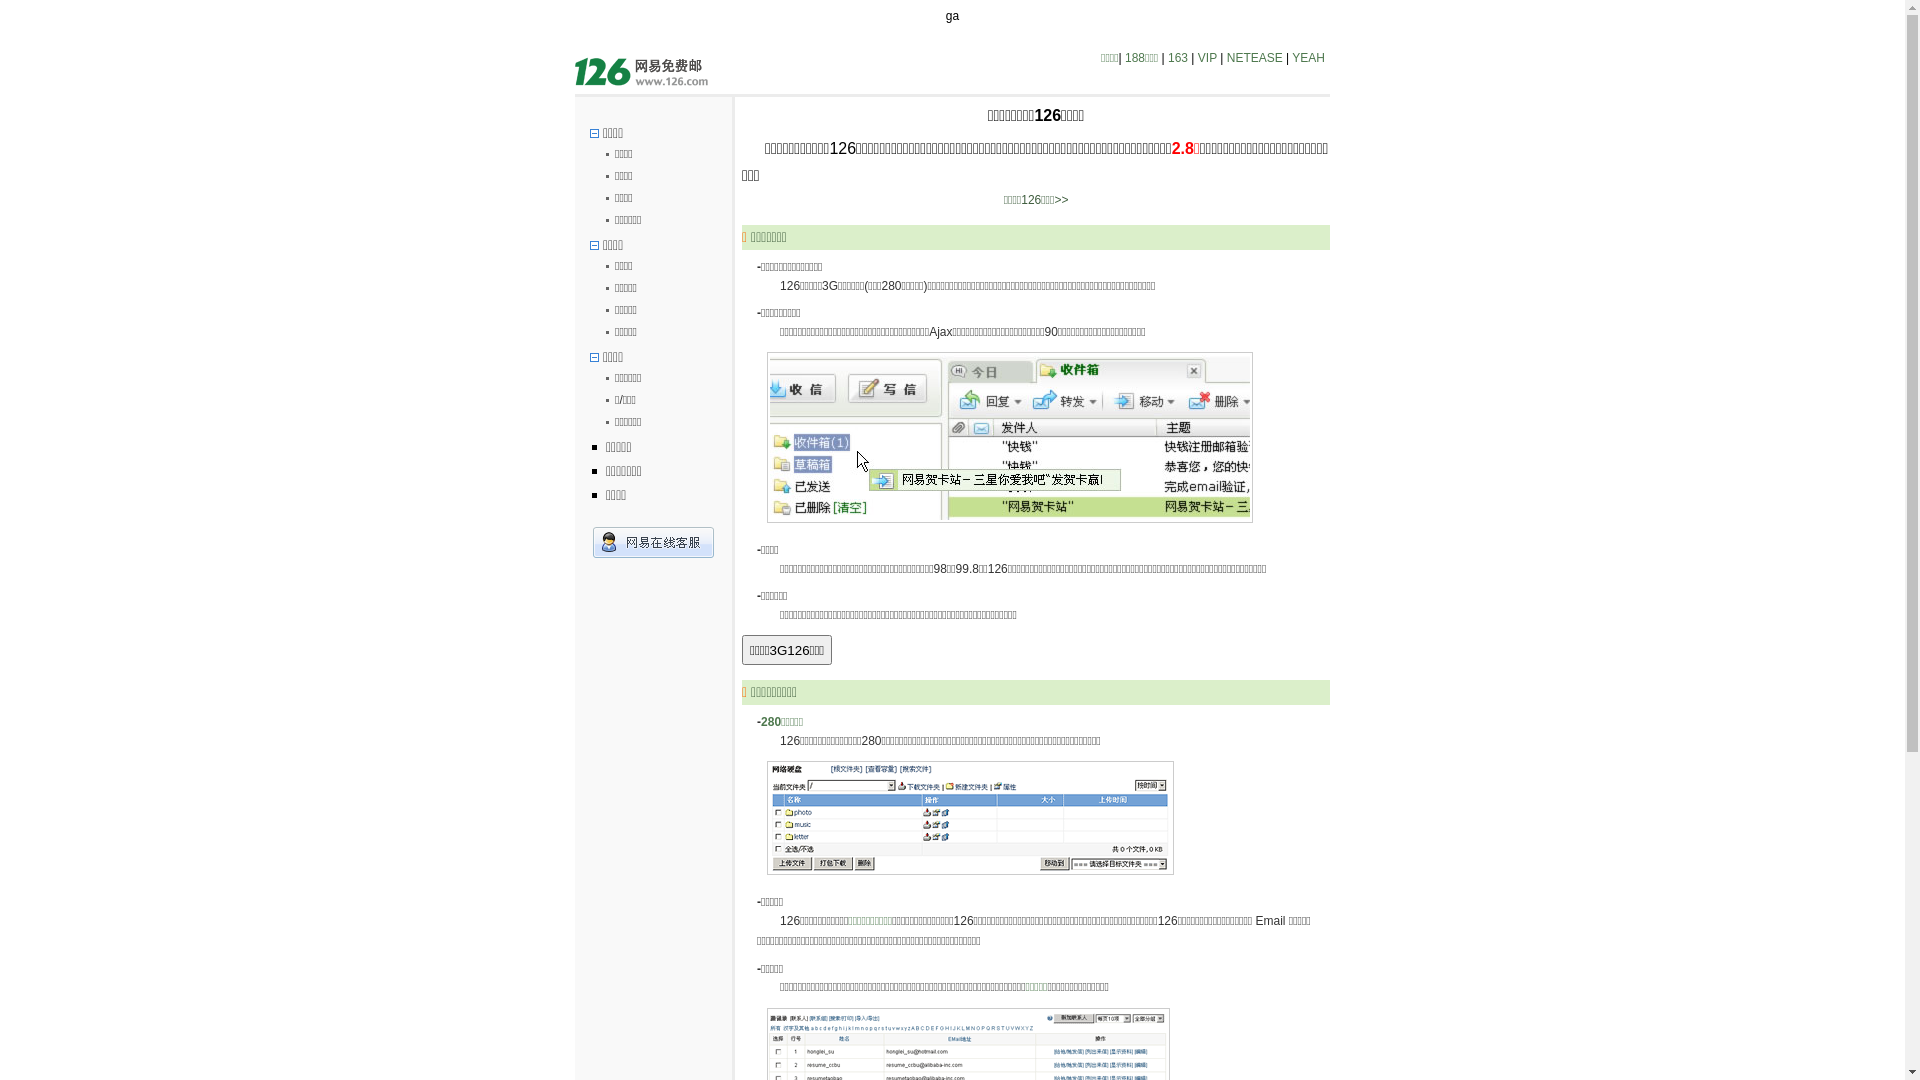 The image size is (1920, 1080). What do you see at coordinates (1253, 56) in the screenshot?
I see `'NETEASE'` at bounding box center [1253, 56].